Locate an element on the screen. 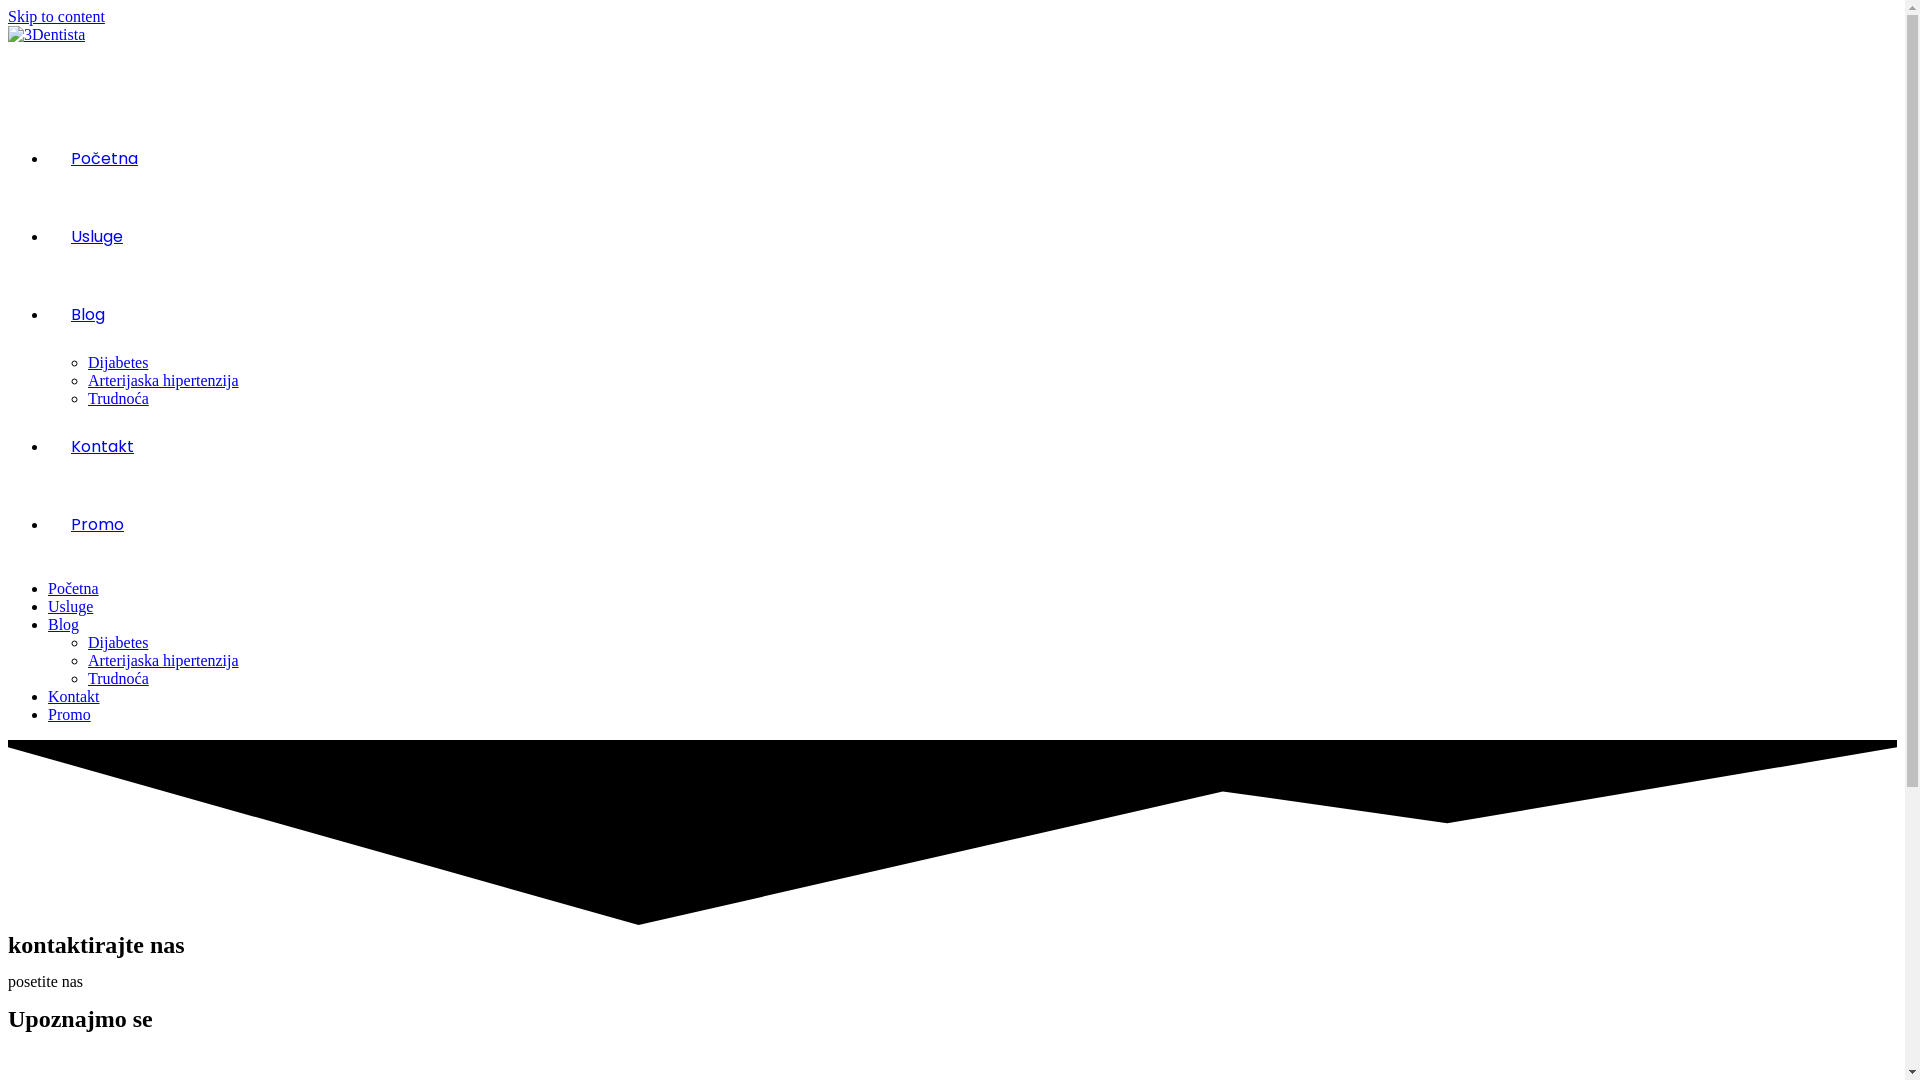 The image size is (1920, 1080). 'Arterijaska hipertenzija' is located at coordinates (86, 660).